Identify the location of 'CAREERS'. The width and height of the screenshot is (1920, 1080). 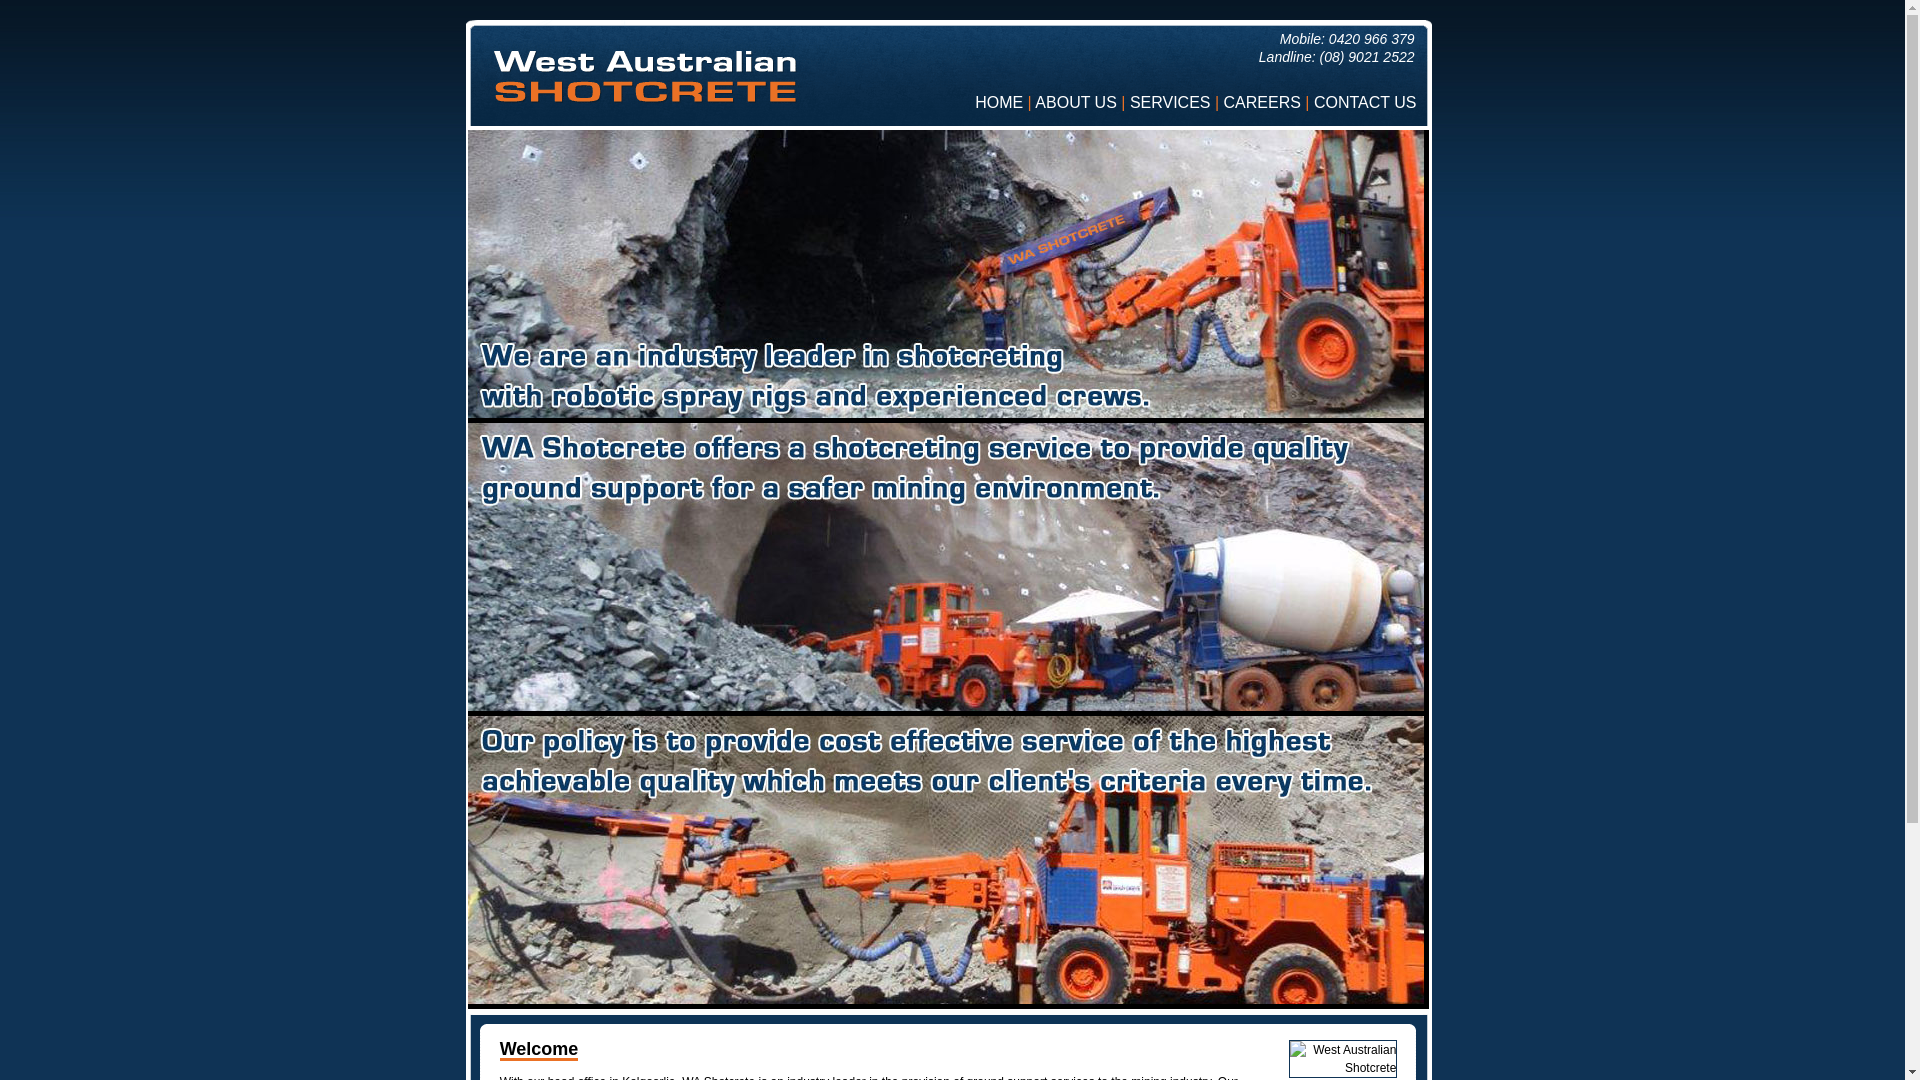
(1261, 102).